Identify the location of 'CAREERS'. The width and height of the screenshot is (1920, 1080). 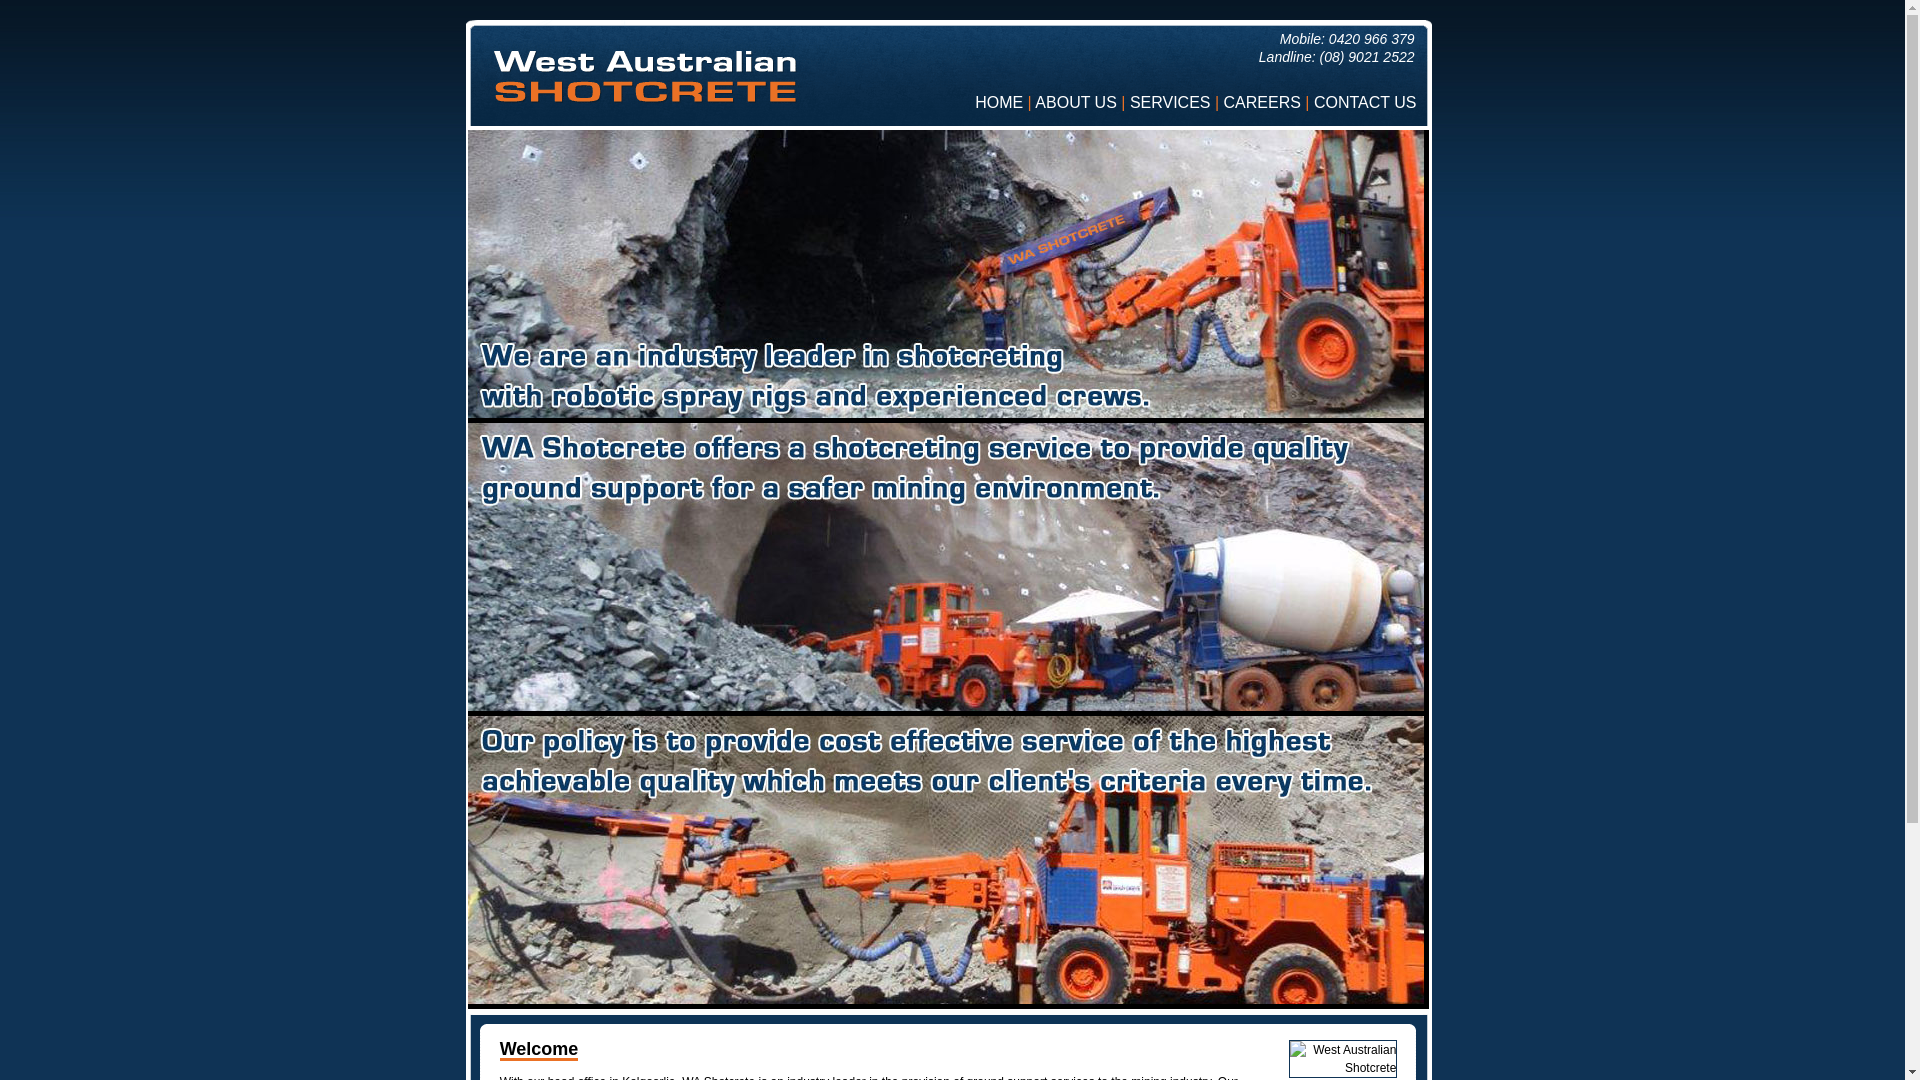
(1261, 102).